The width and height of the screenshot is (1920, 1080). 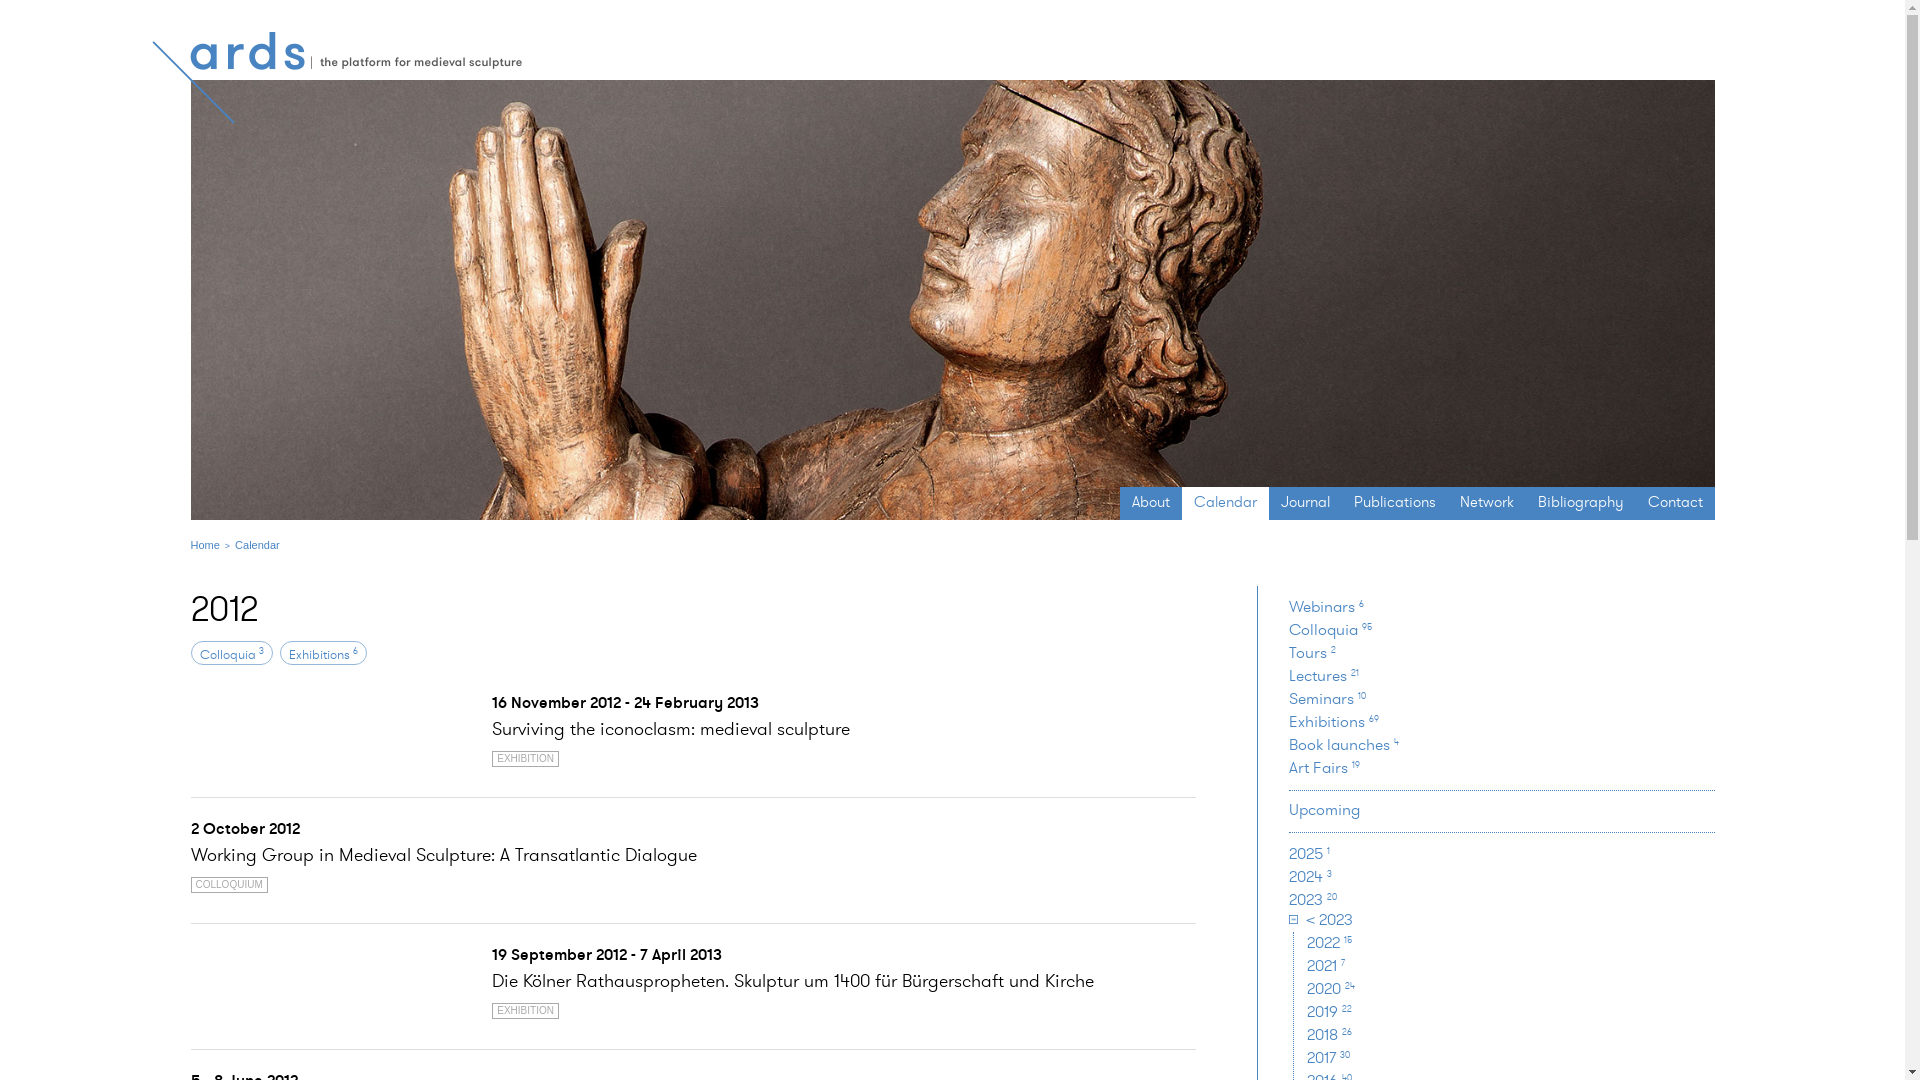 I want to click on 'Home', so click(x=204, y=544).